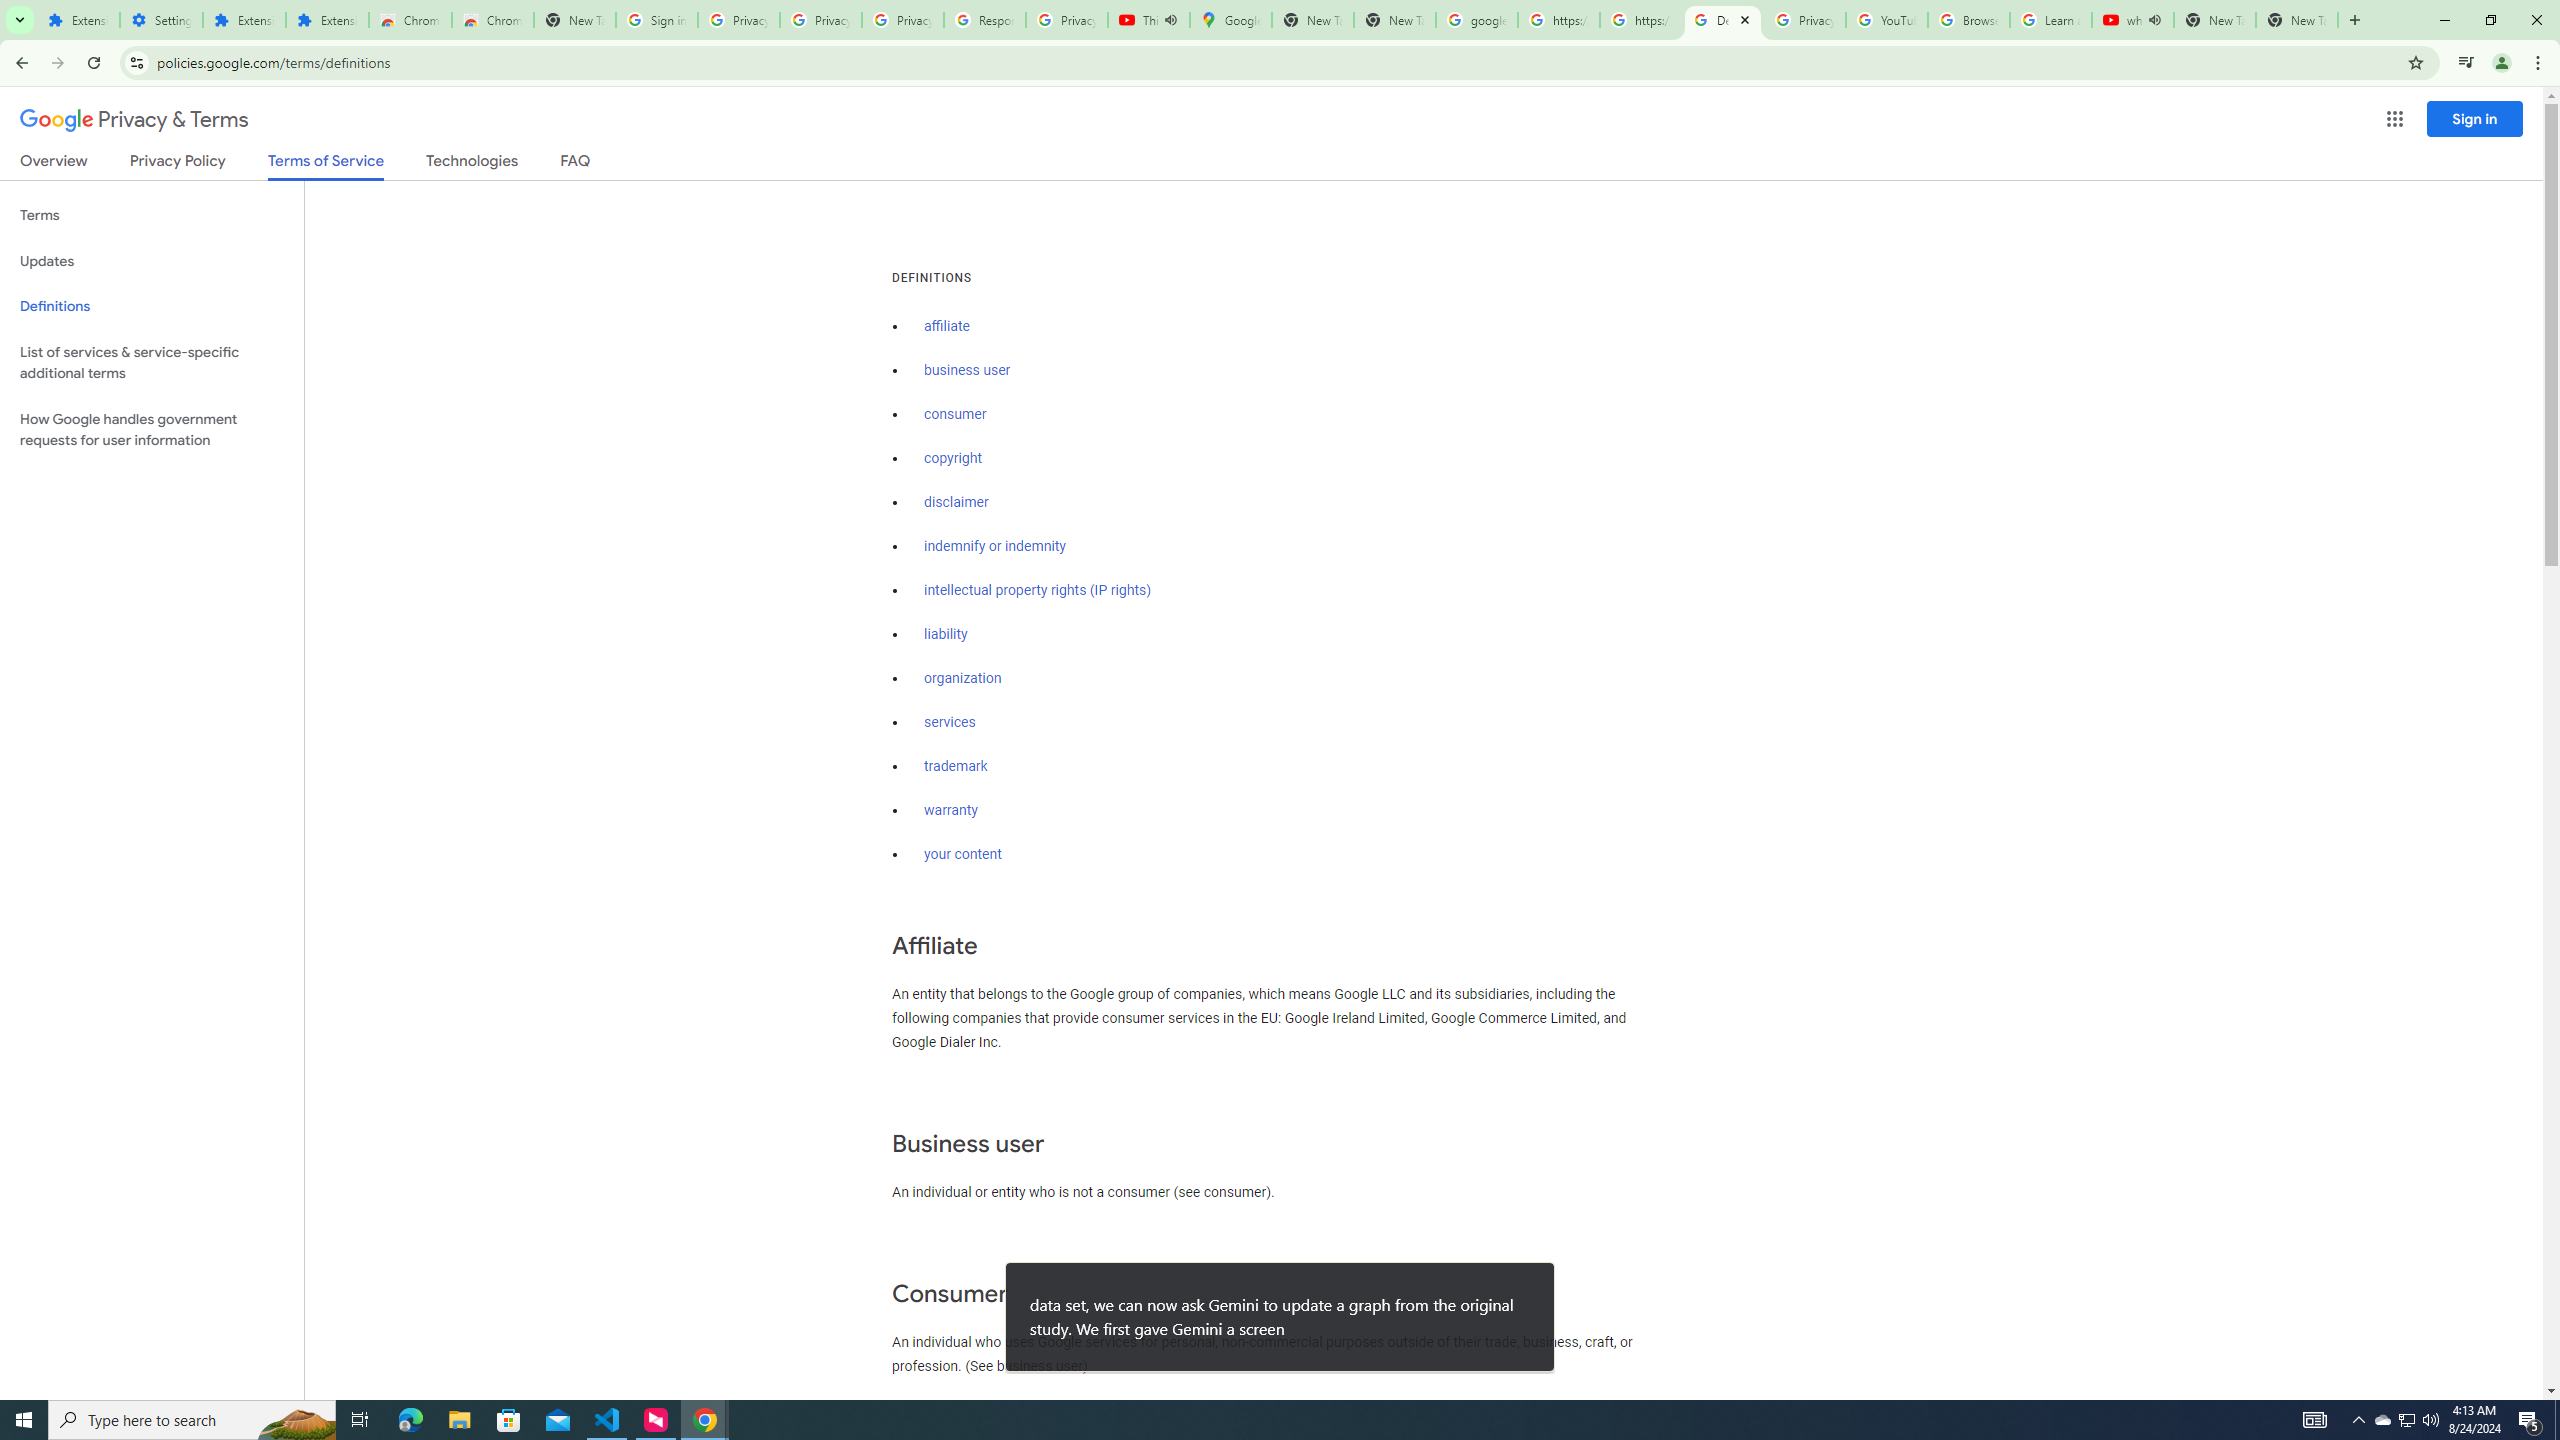 This screenshot has width=2560, height=1440. I want to click on 'YouTube', so click(1887, 19).